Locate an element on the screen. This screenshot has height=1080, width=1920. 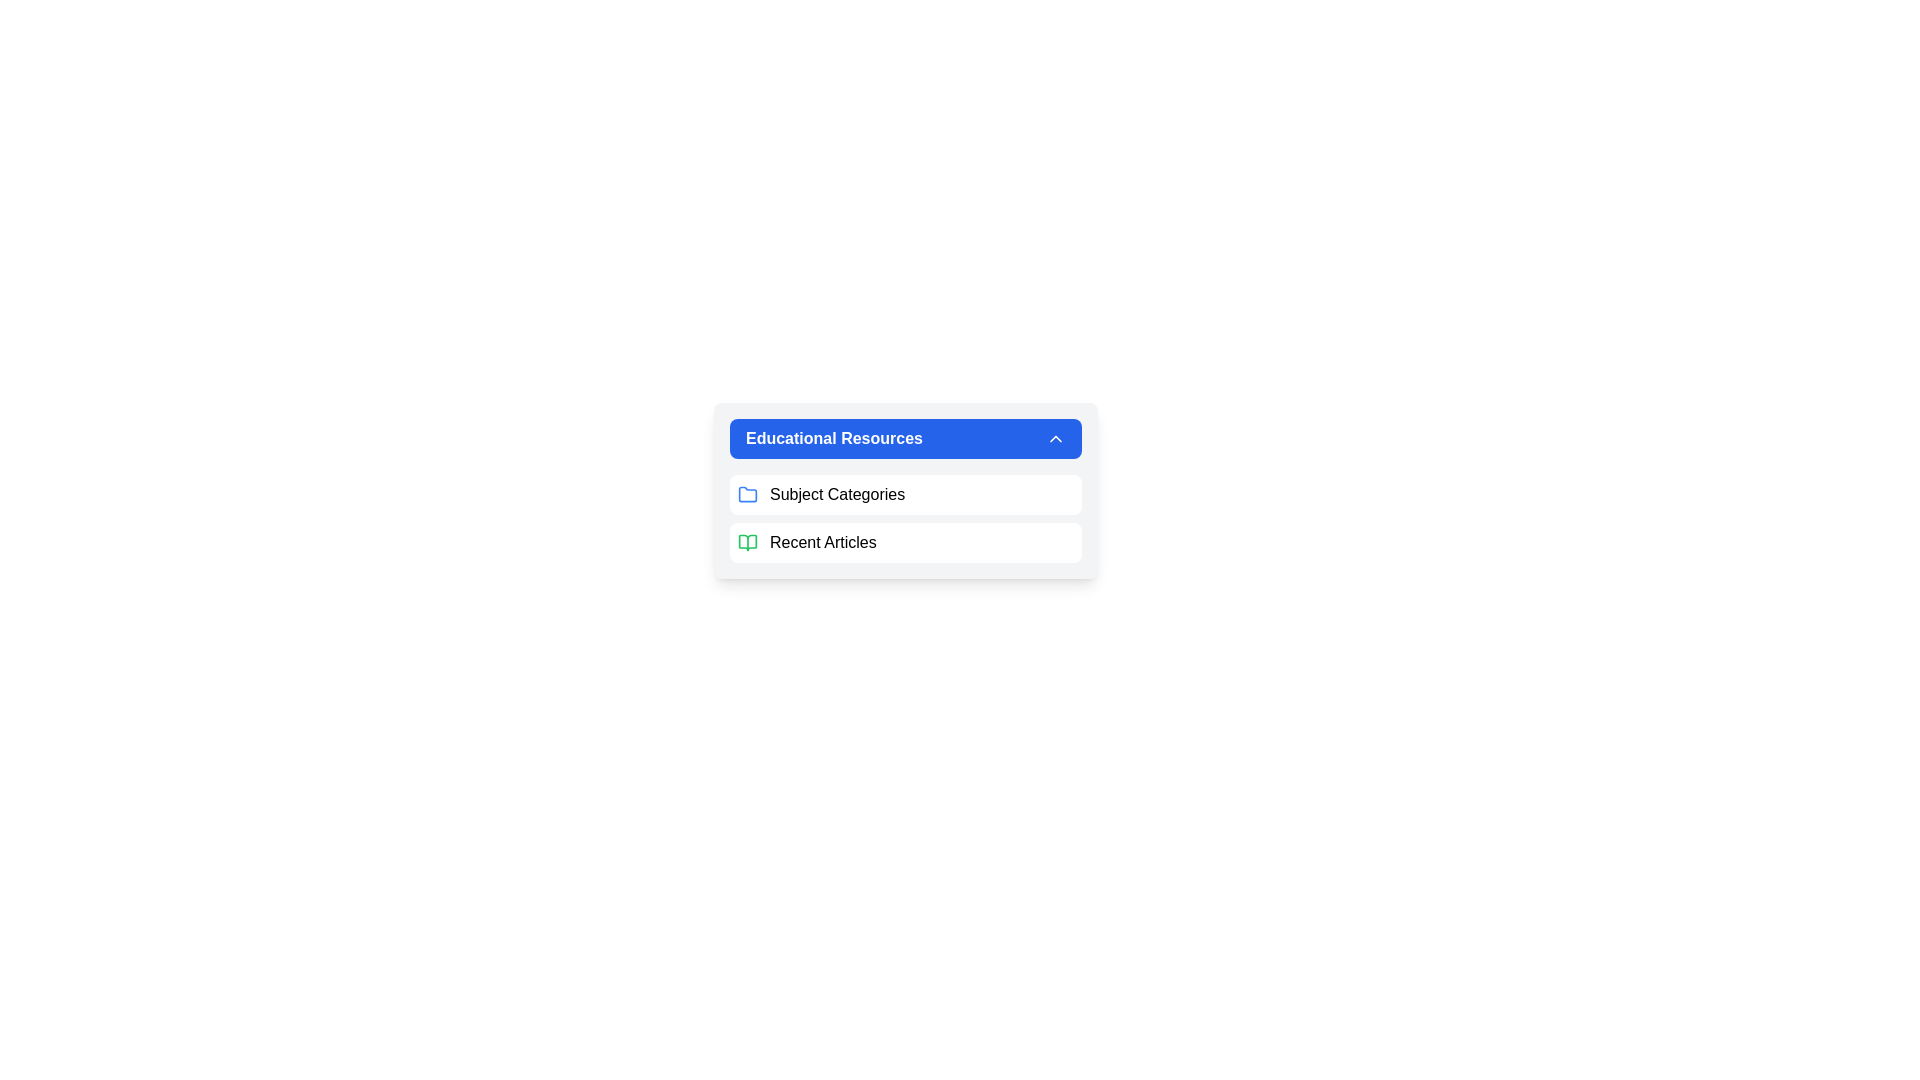
text content of the label indicating subject categories within the 'Educational Resources' section, positioned above 'Recent Articles' and to the right of a small folder icon is located at coordinates (837, 494).